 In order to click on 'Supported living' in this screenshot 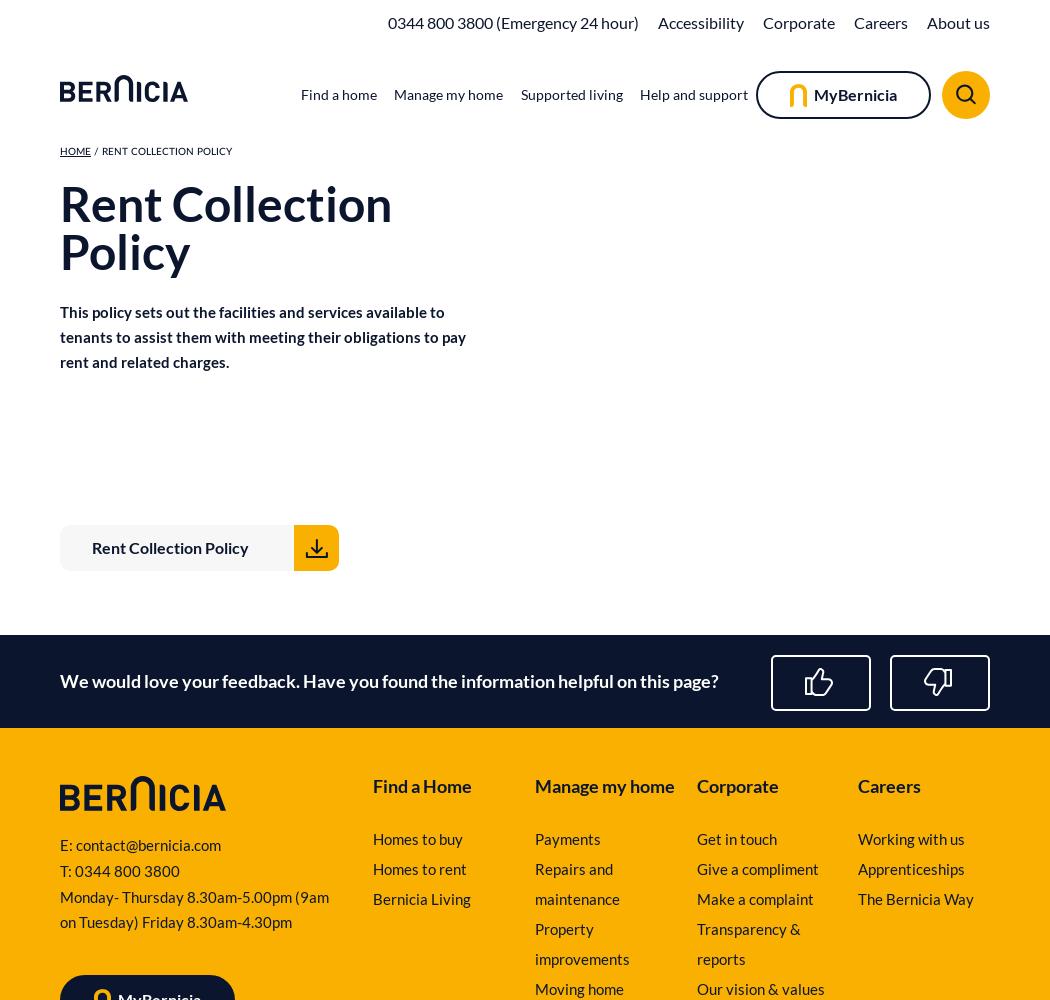, I will do `click(569, 93)`.